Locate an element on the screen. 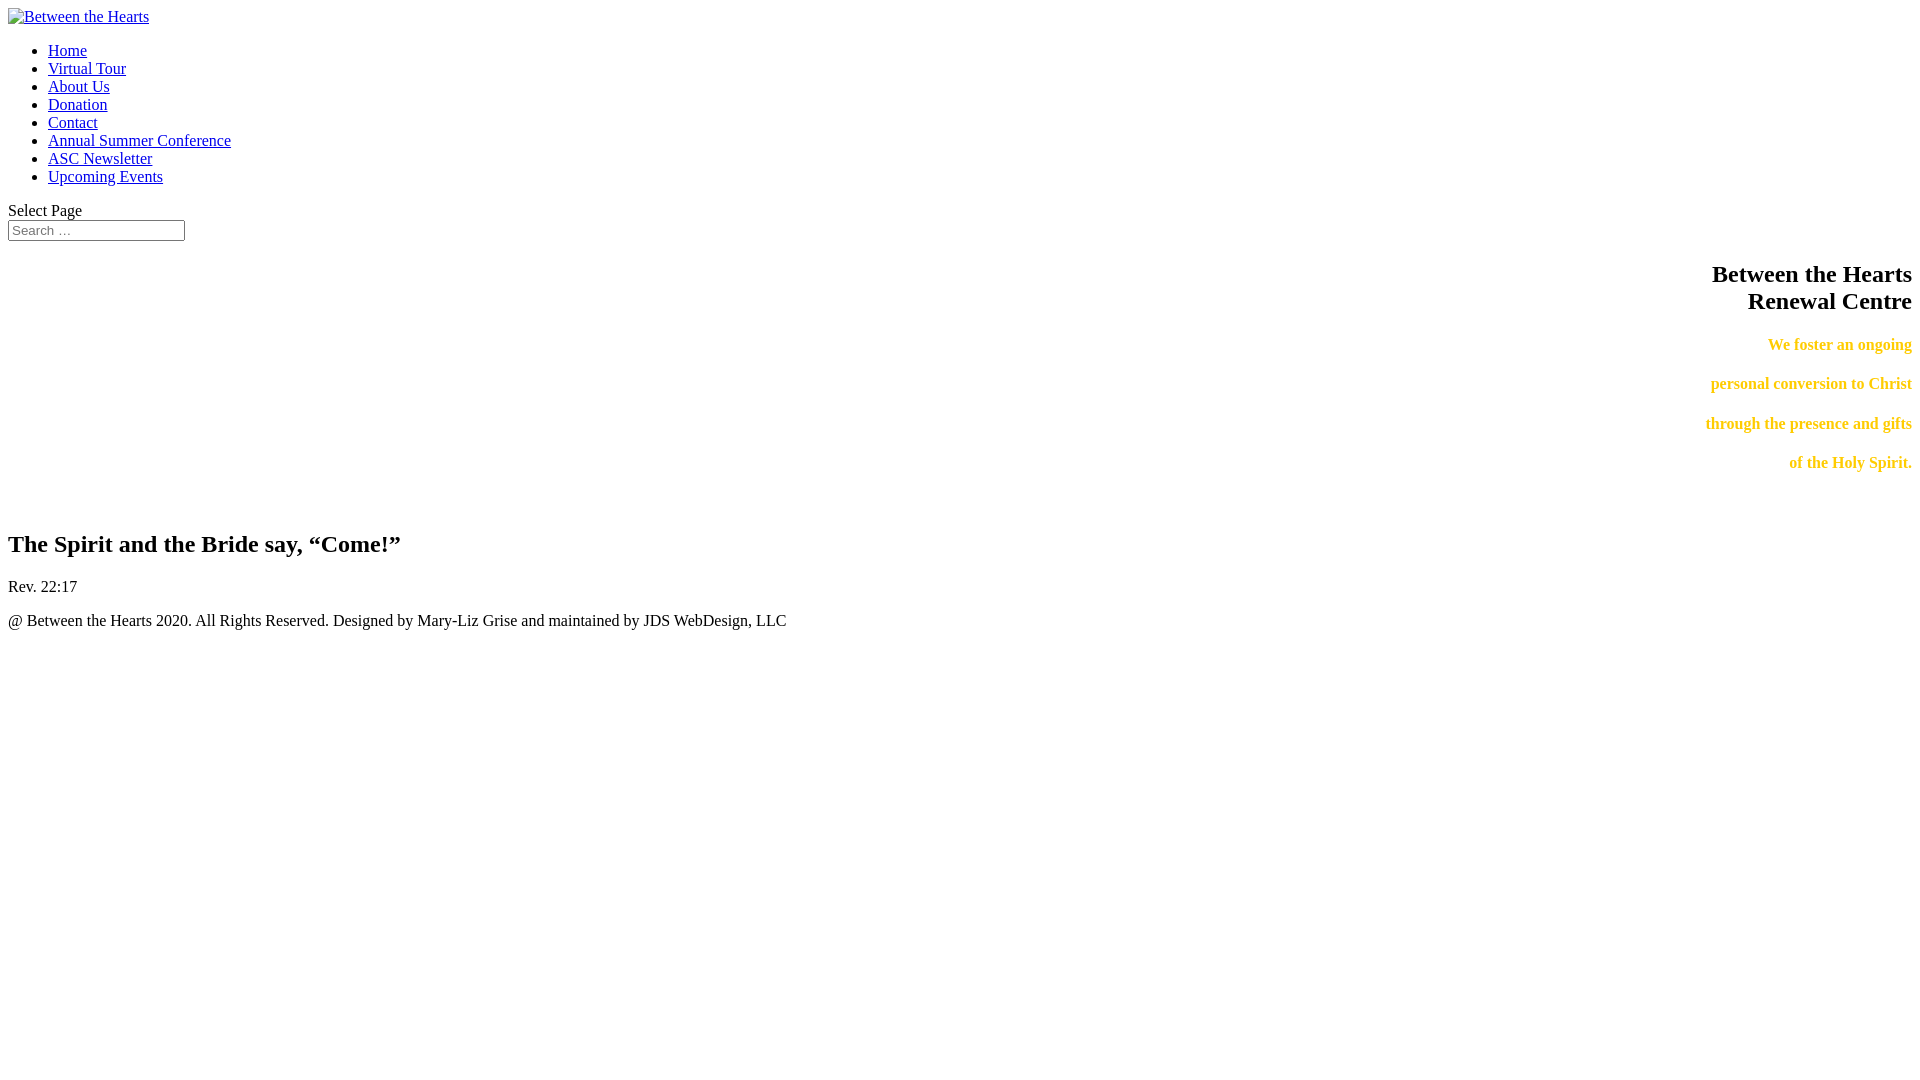 The image size is (1920, 1080). 'Contact' is located at coordinates (72, 122).